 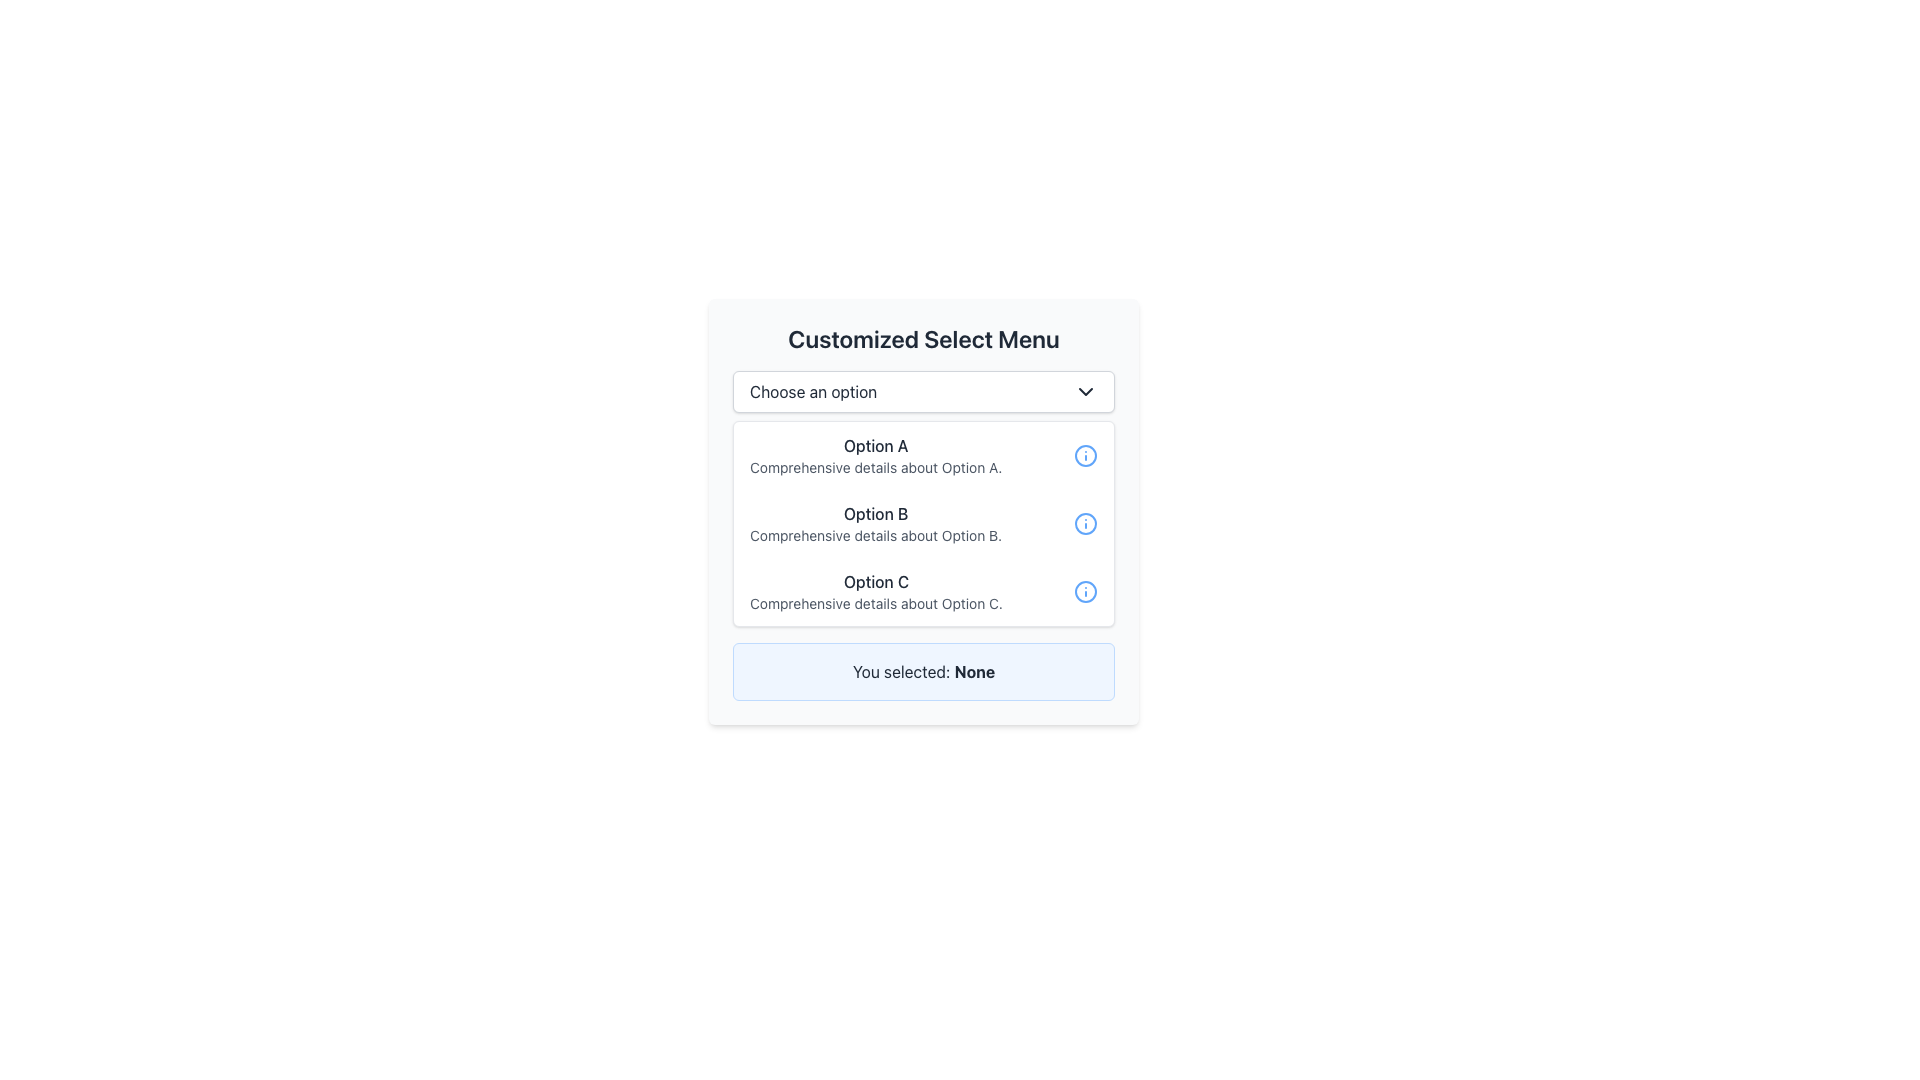 What do you see at coordinates (875, 523) in the screenshot?
I see `to select the 'Option B' item from the vertical list of options, which includes 'Option A,' 'Option B,' and 'Option C.'` at bounding box center [875, 523].